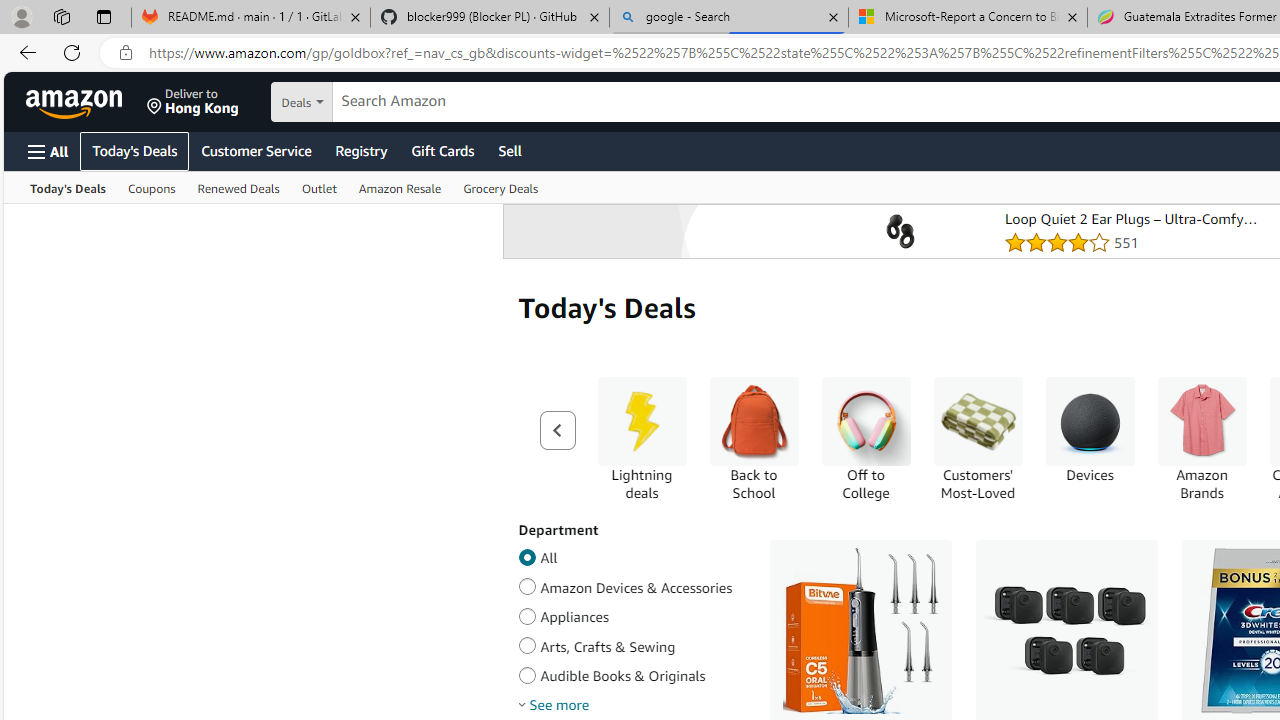 This screenshot has height=720, width=1280. Describe the element at coordinates (510, 149) in the screenshot. I see `'Sell'` at that location.